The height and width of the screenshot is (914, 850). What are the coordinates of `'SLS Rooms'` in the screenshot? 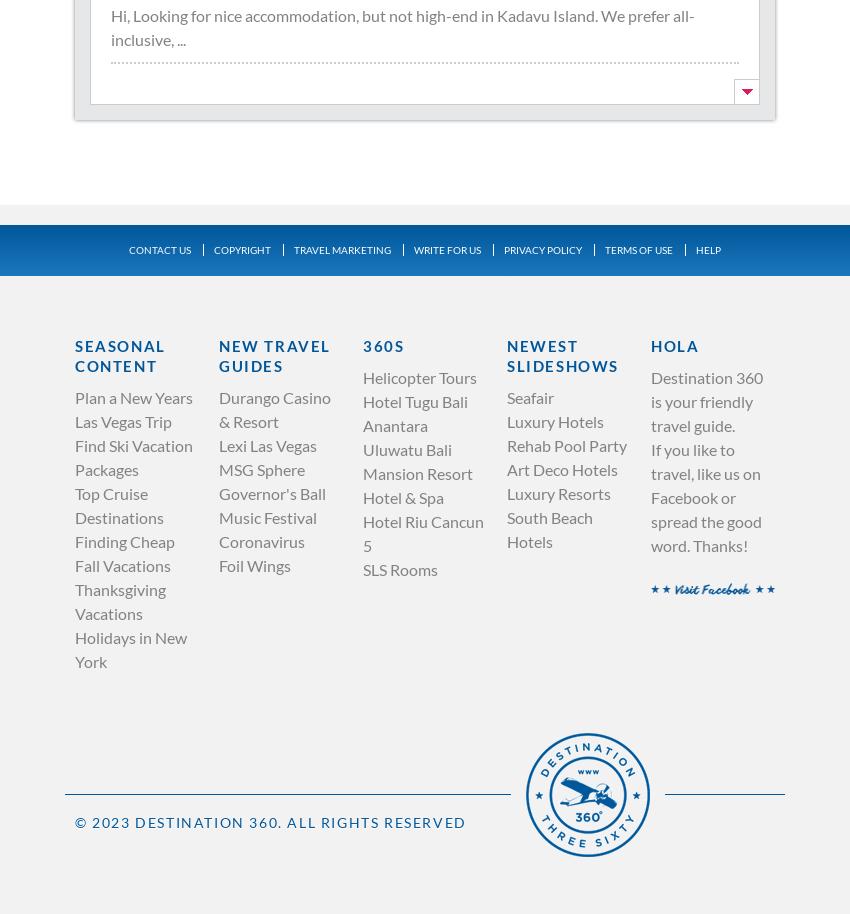 It's located at (400, 568).